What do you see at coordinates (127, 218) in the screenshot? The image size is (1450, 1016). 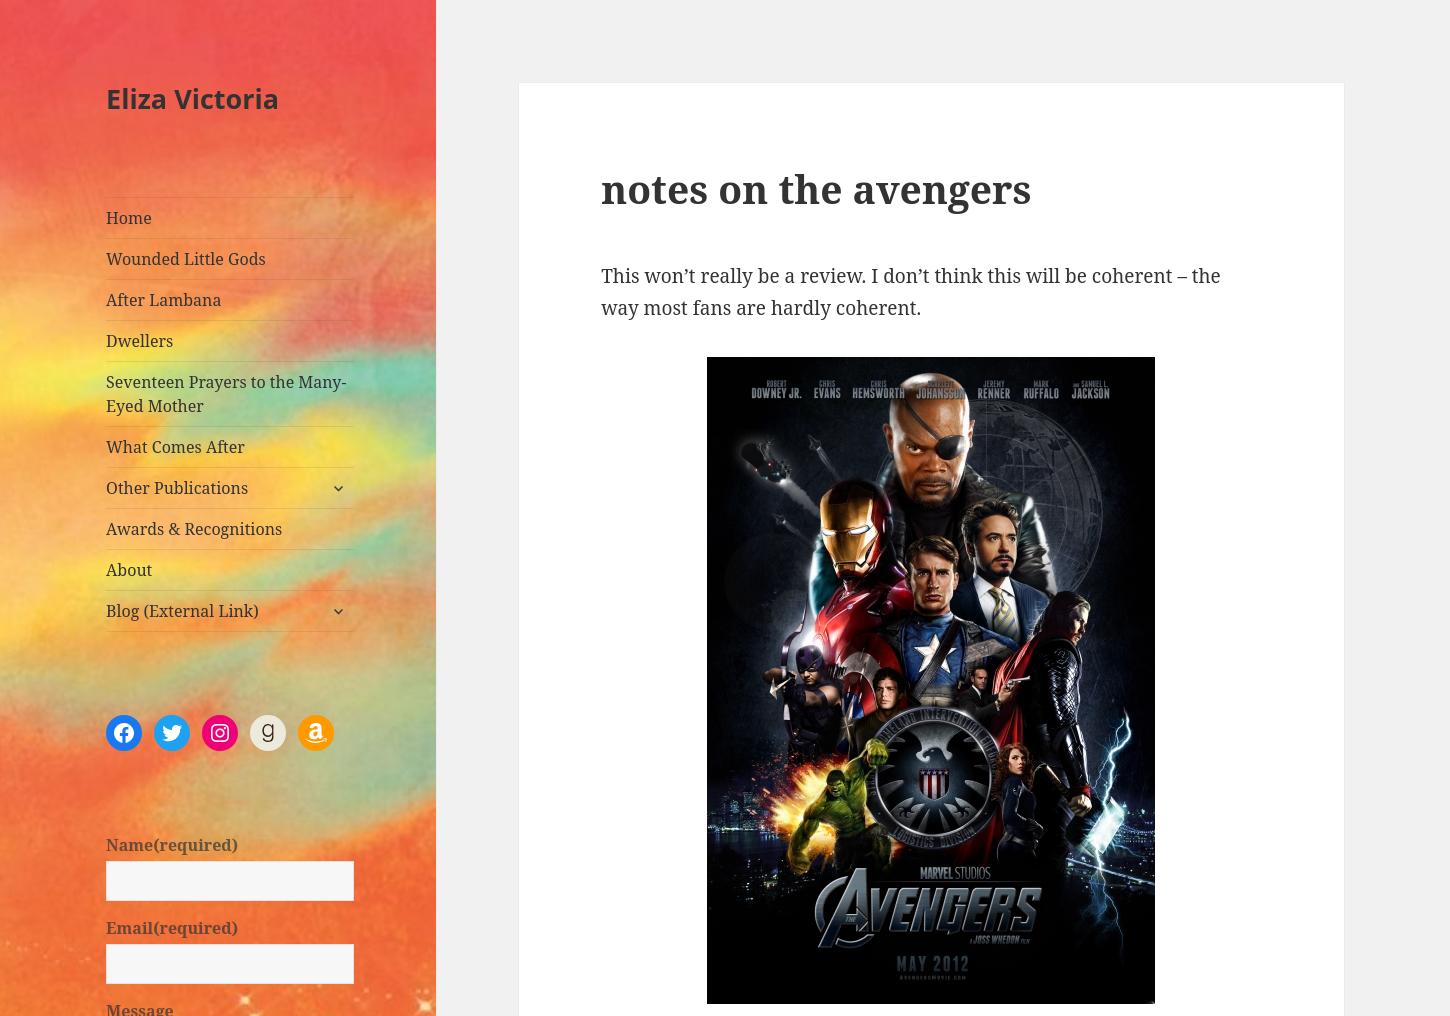 I see `'Home'` at bounding box center [127, 218].